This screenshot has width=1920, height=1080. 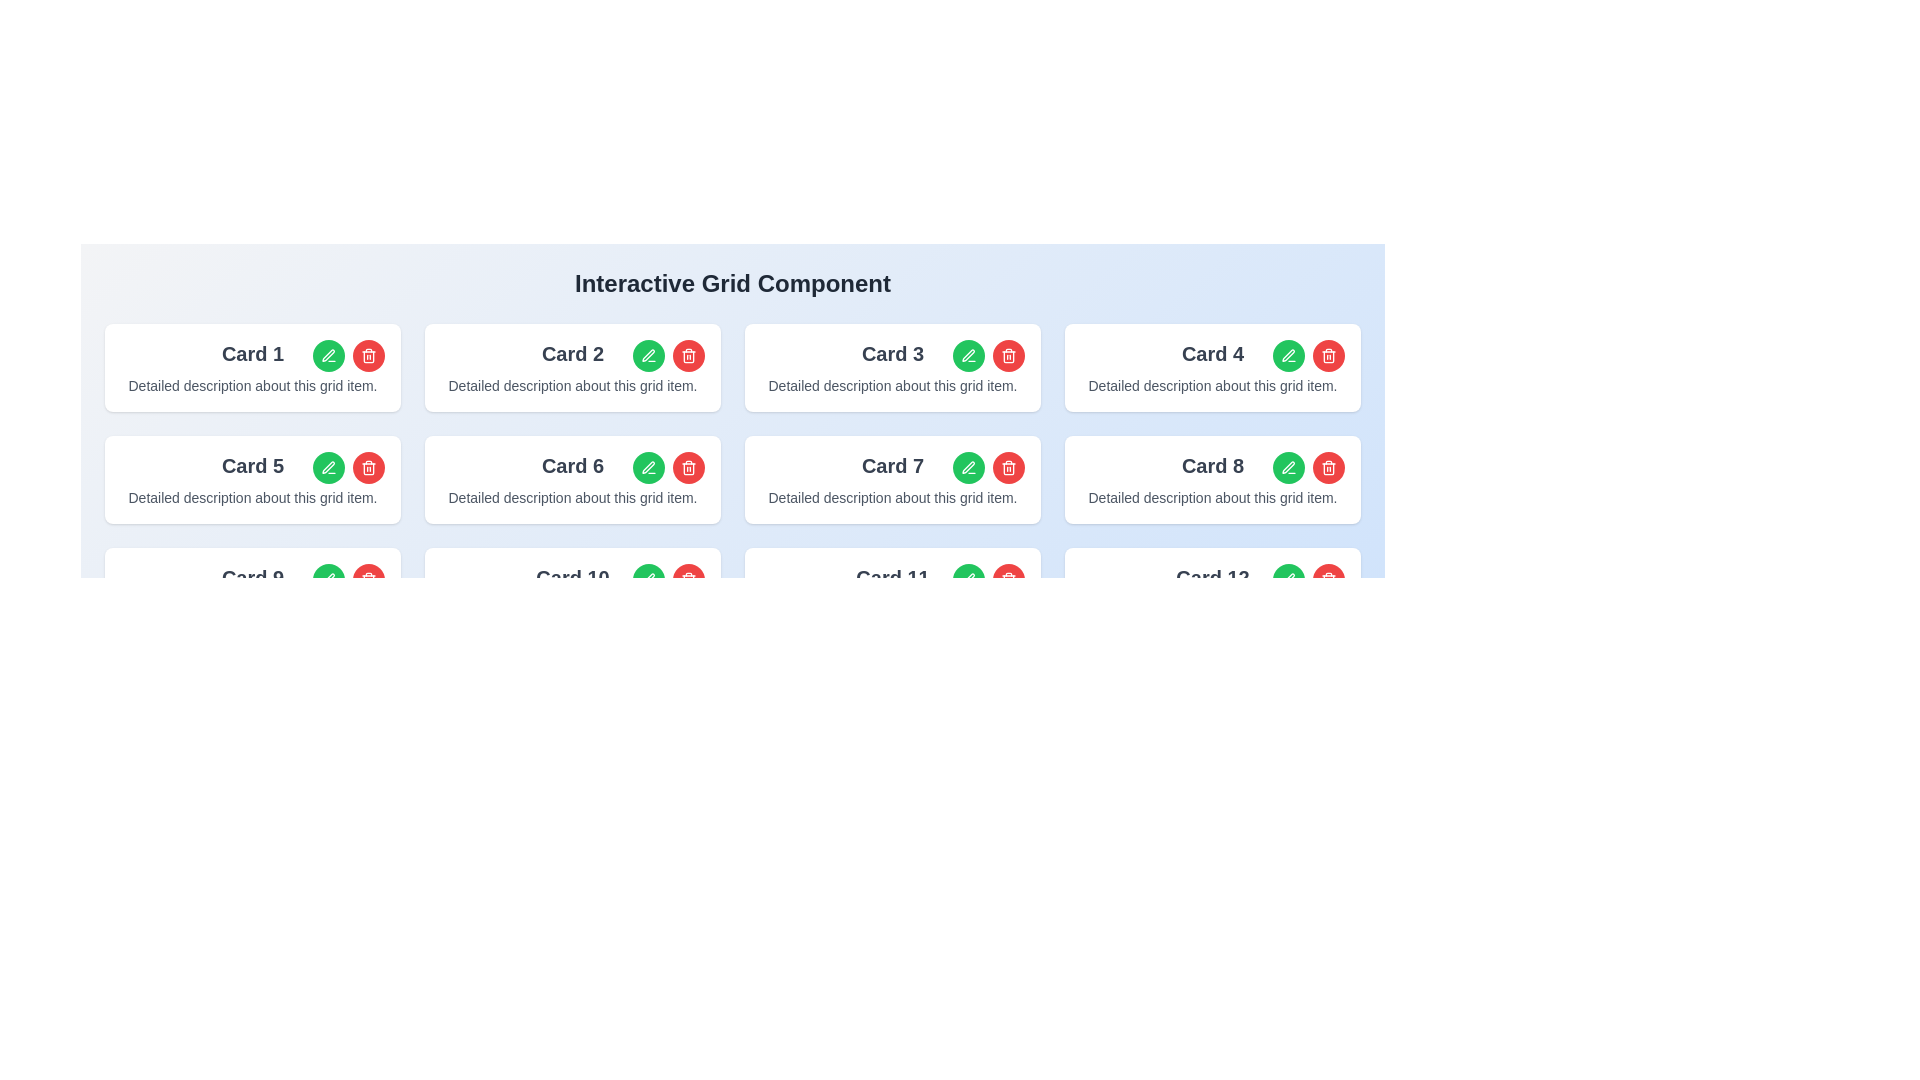 What do you see at coordinates (1212, 353) in the screenshot?
I see `the text label displaying 'Card 4' which is prominently styled in dark gray and located in the second row and fourth column of the grid layout` at bounding box center [1212, 353].